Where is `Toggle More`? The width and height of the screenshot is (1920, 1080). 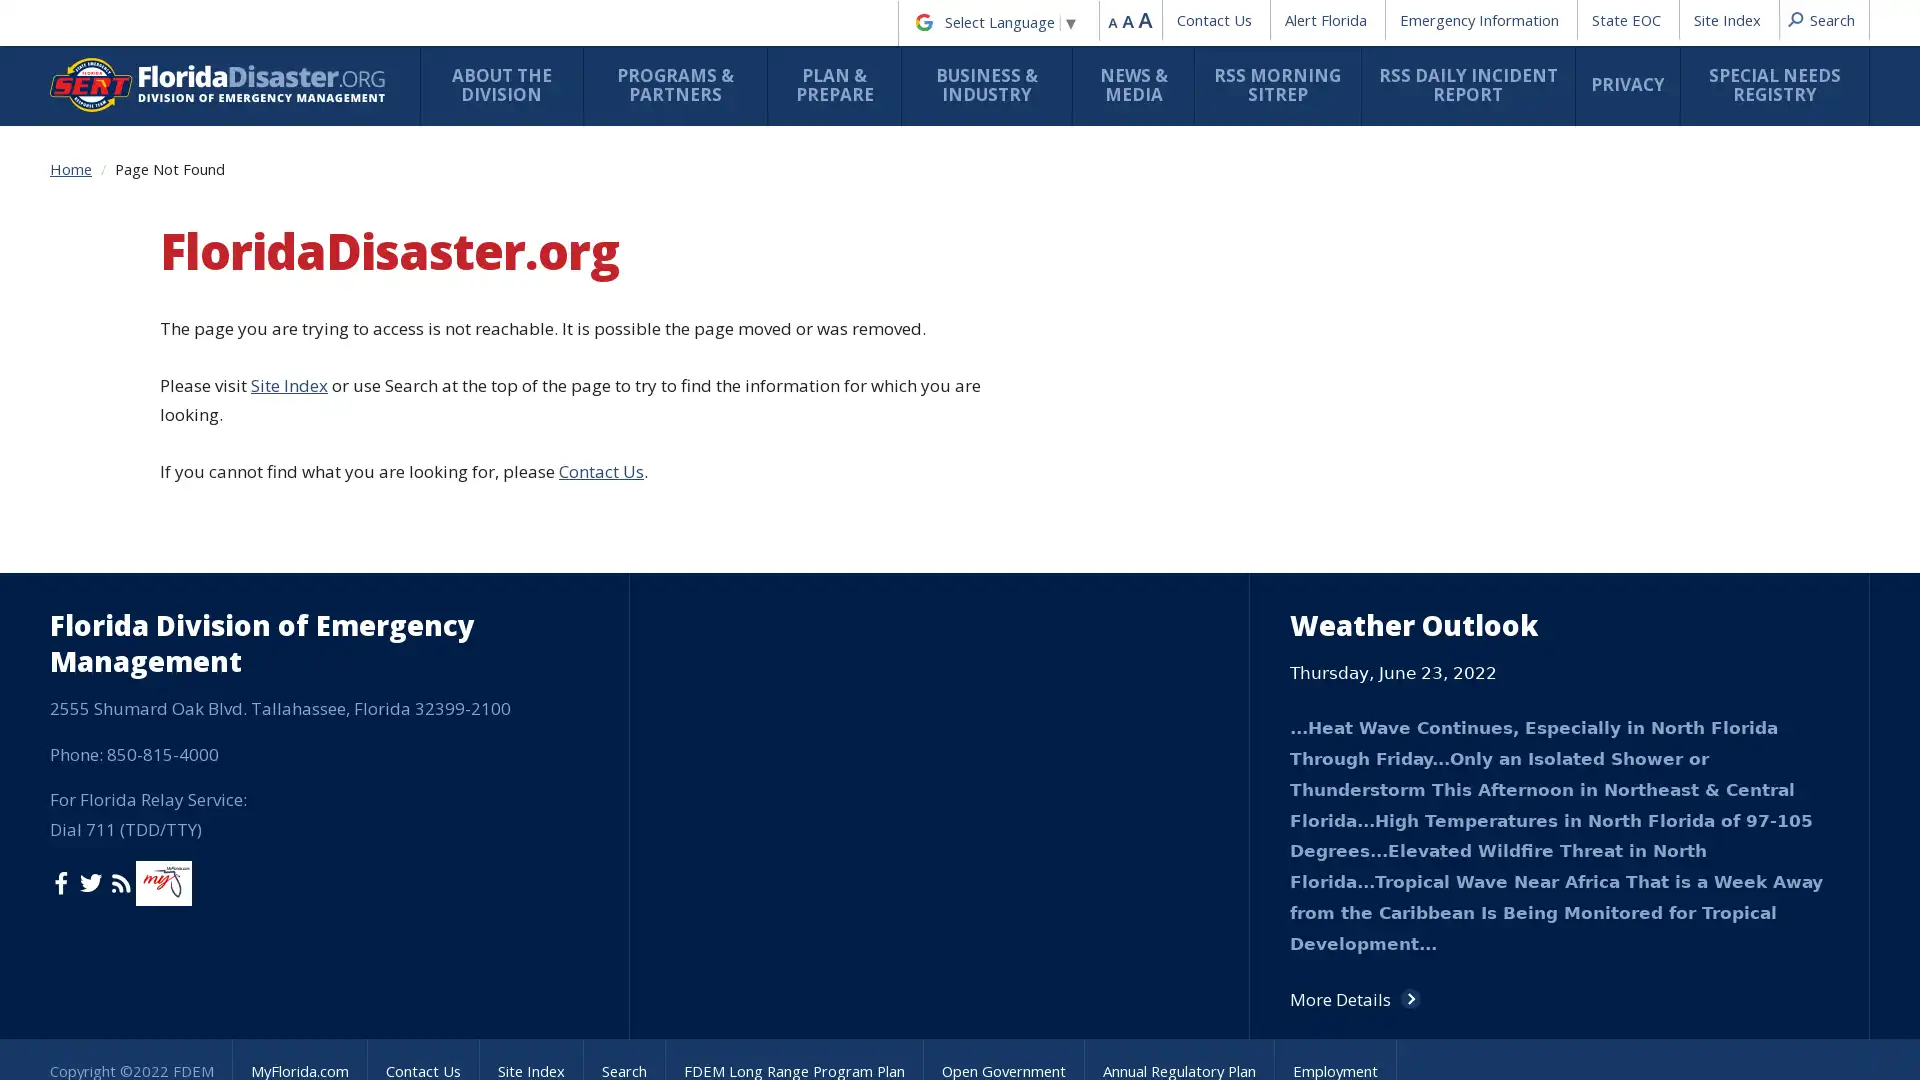 Toggle More is located at coordinates (600, 675).